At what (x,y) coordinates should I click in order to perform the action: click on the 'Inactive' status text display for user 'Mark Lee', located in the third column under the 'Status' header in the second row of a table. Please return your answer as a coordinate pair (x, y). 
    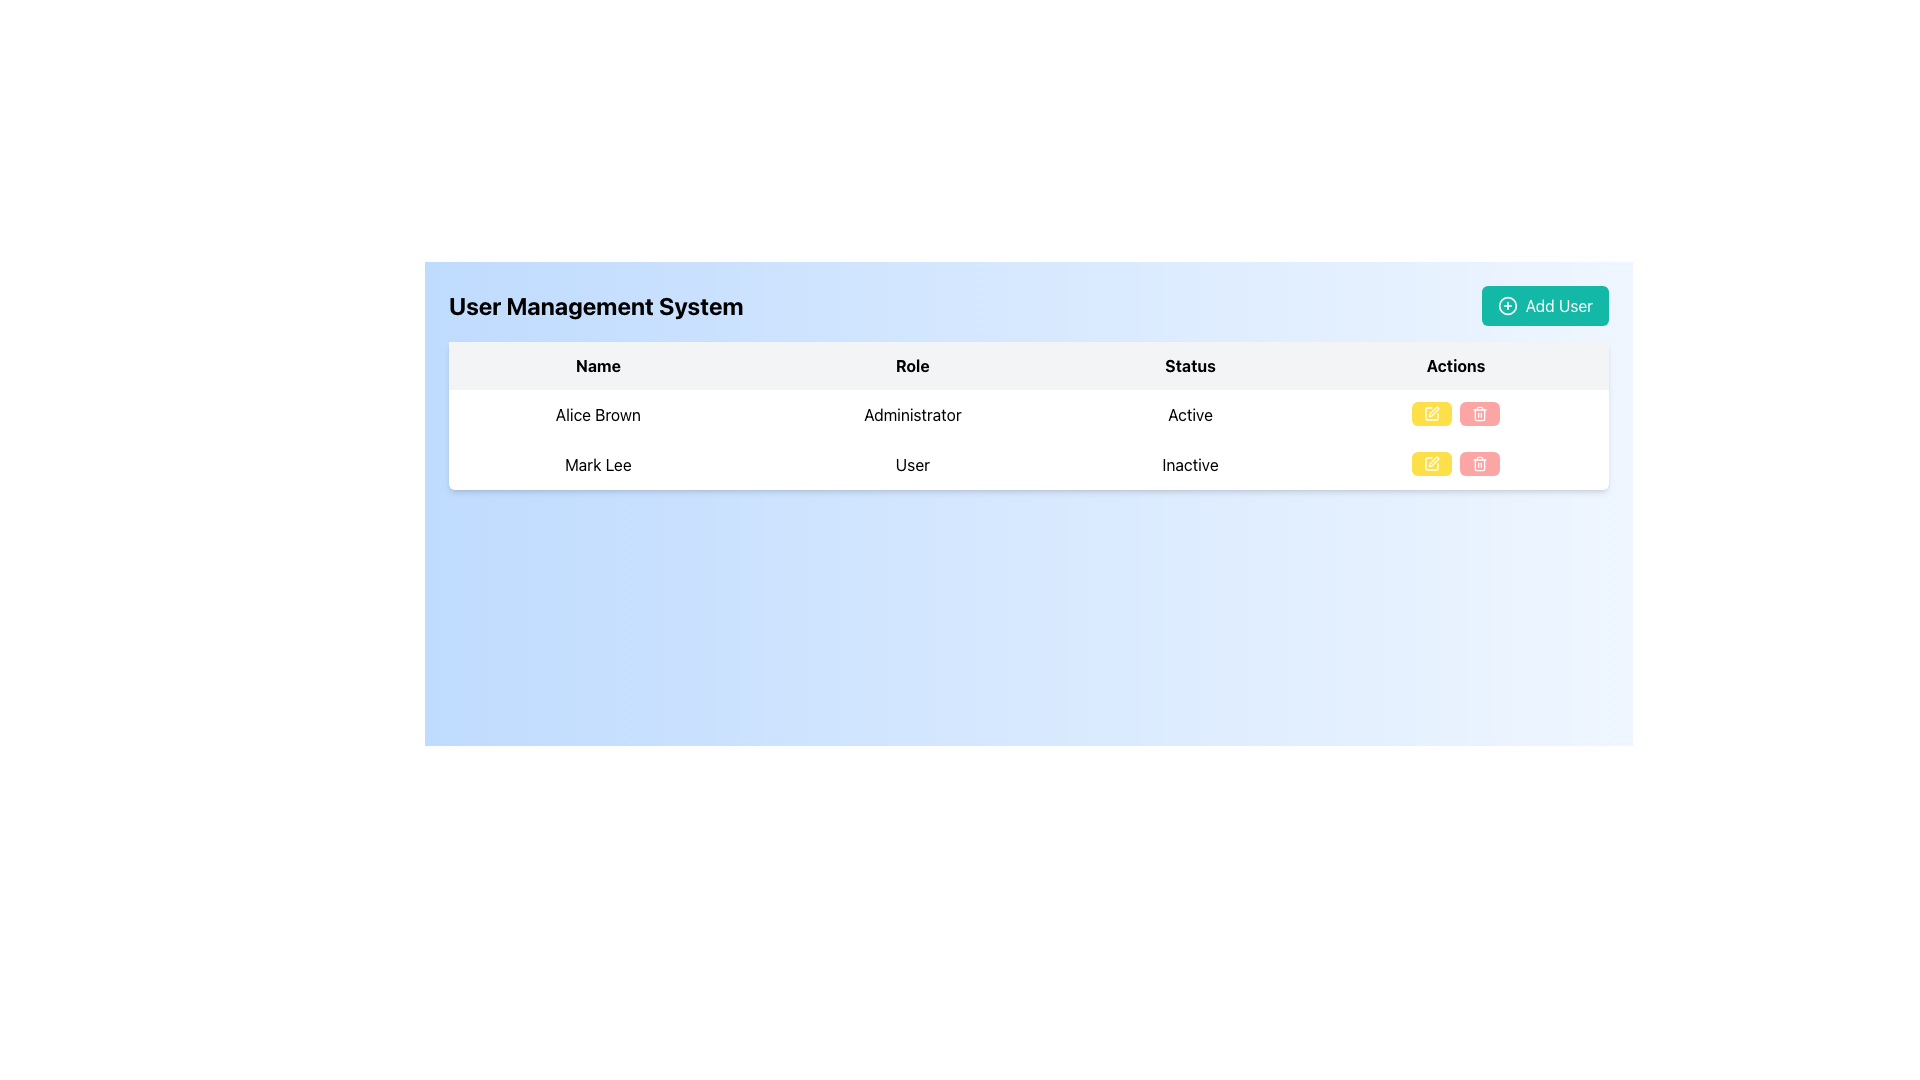
    Looking at the image, I should click on (1190, 465).